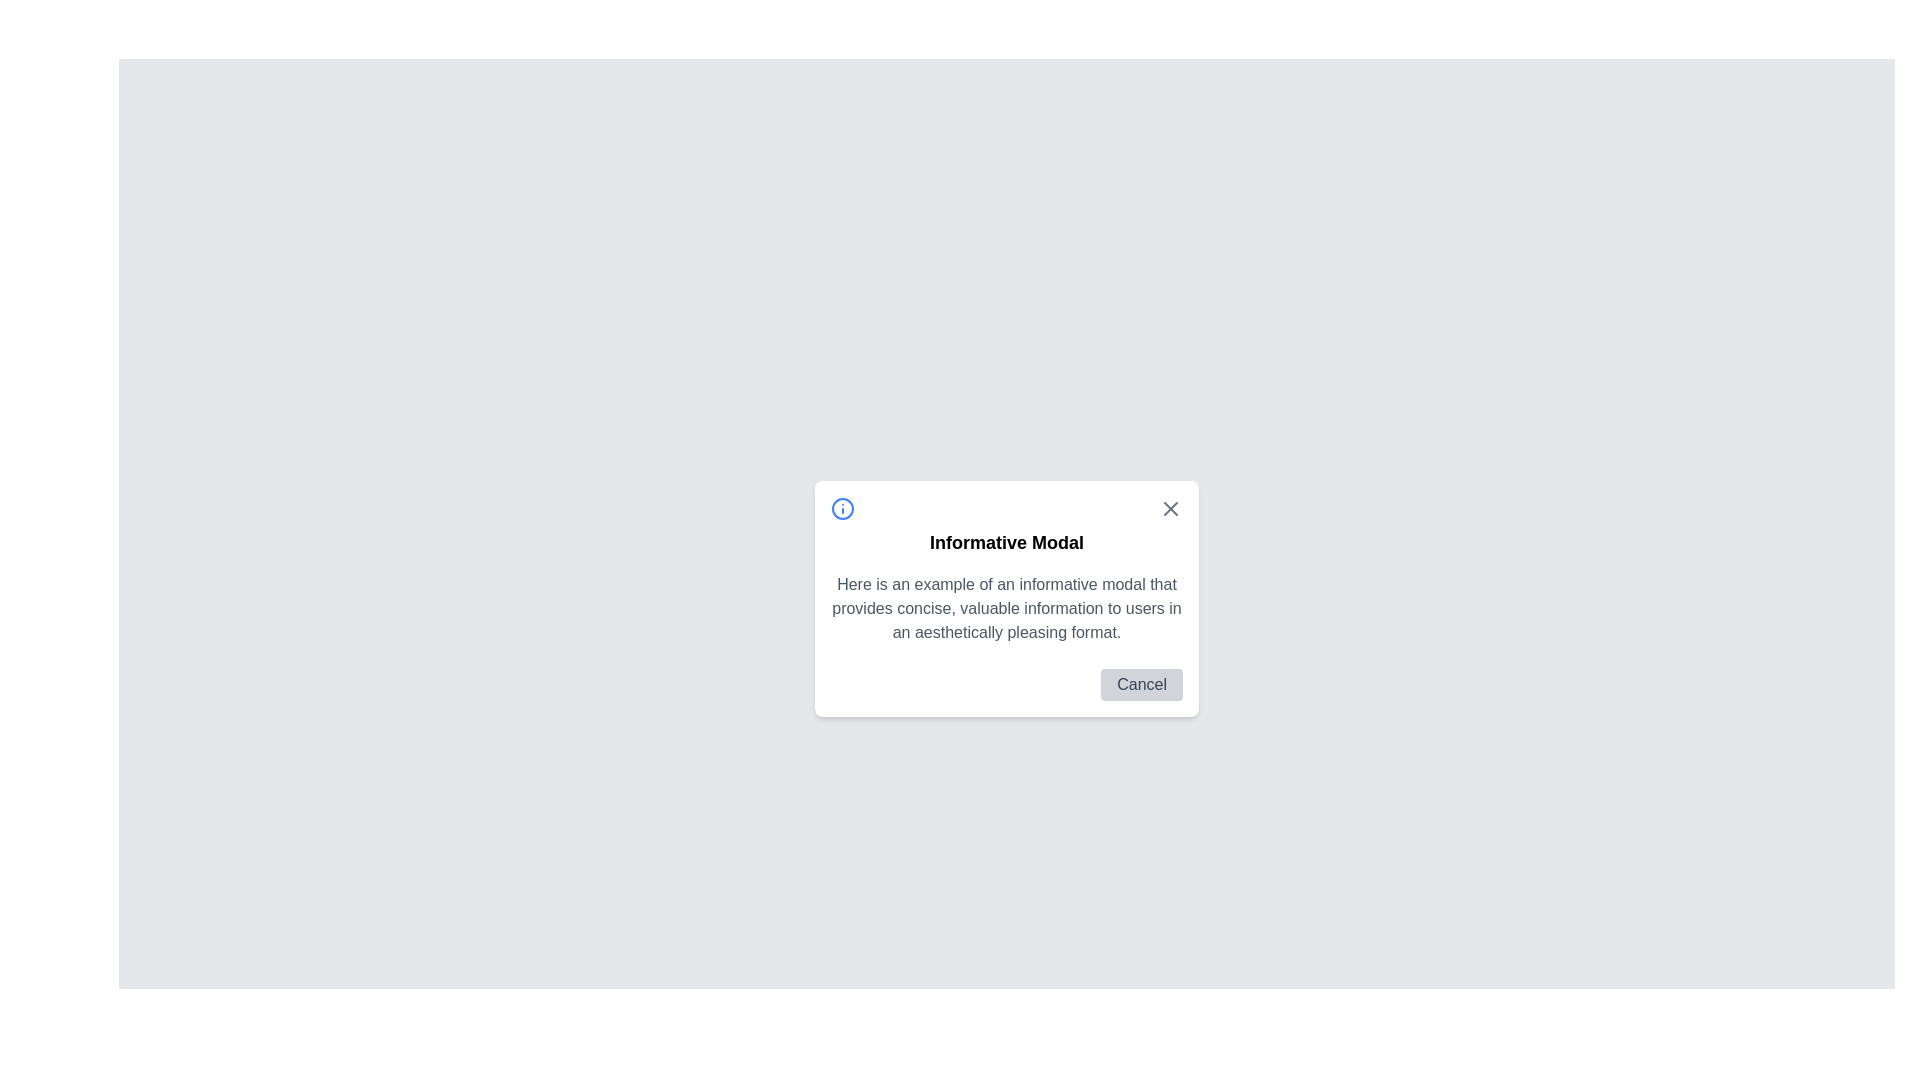 This screenshot has width=1920, height=1080. I want to click on circular blue stroke of the 'Info' icon located at the upper-left corner of the 'Informative Modal' dialog box, so click(843, 508).